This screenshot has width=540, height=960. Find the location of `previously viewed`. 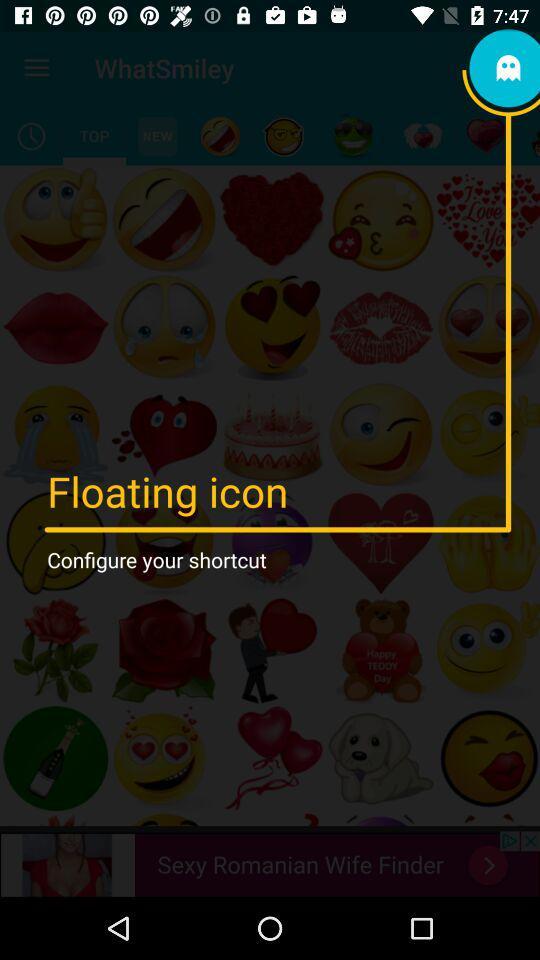

previously viewed is located at coordinates (30, 135).